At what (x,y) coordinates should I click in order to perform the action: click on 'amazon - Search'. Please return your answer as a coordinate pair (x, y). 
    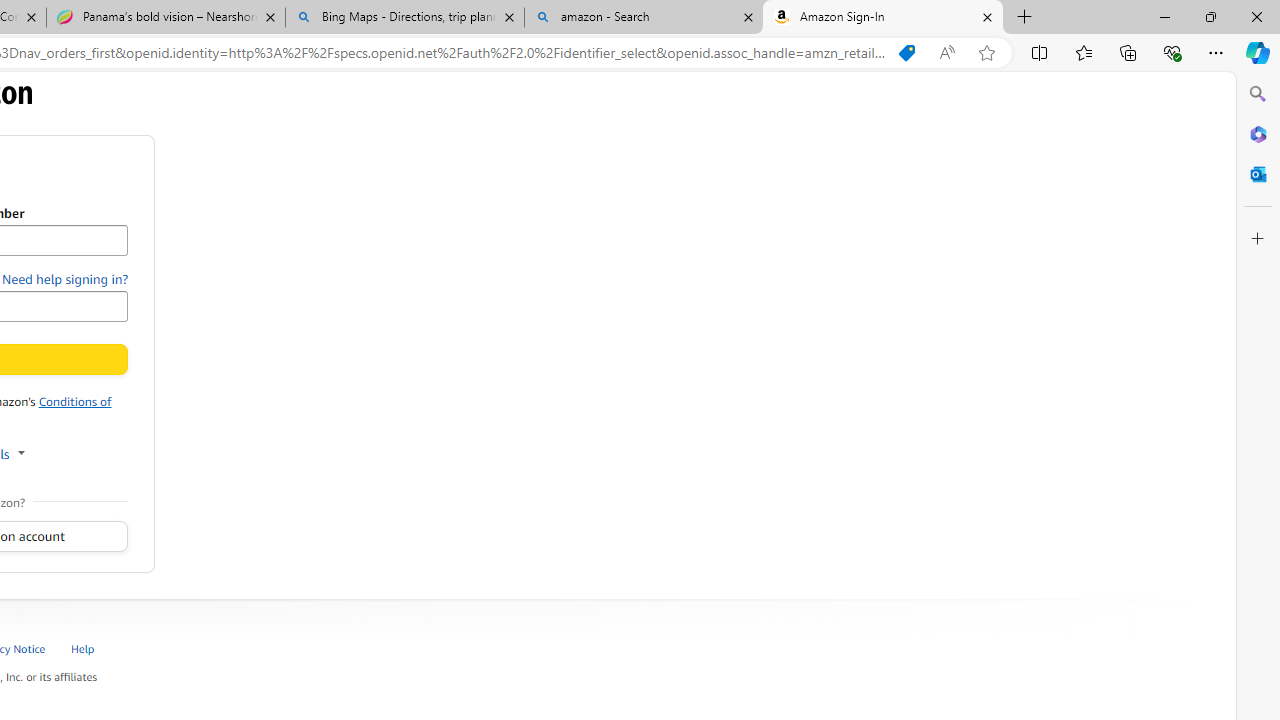
    Looking at the image, I should click on (643, 17).